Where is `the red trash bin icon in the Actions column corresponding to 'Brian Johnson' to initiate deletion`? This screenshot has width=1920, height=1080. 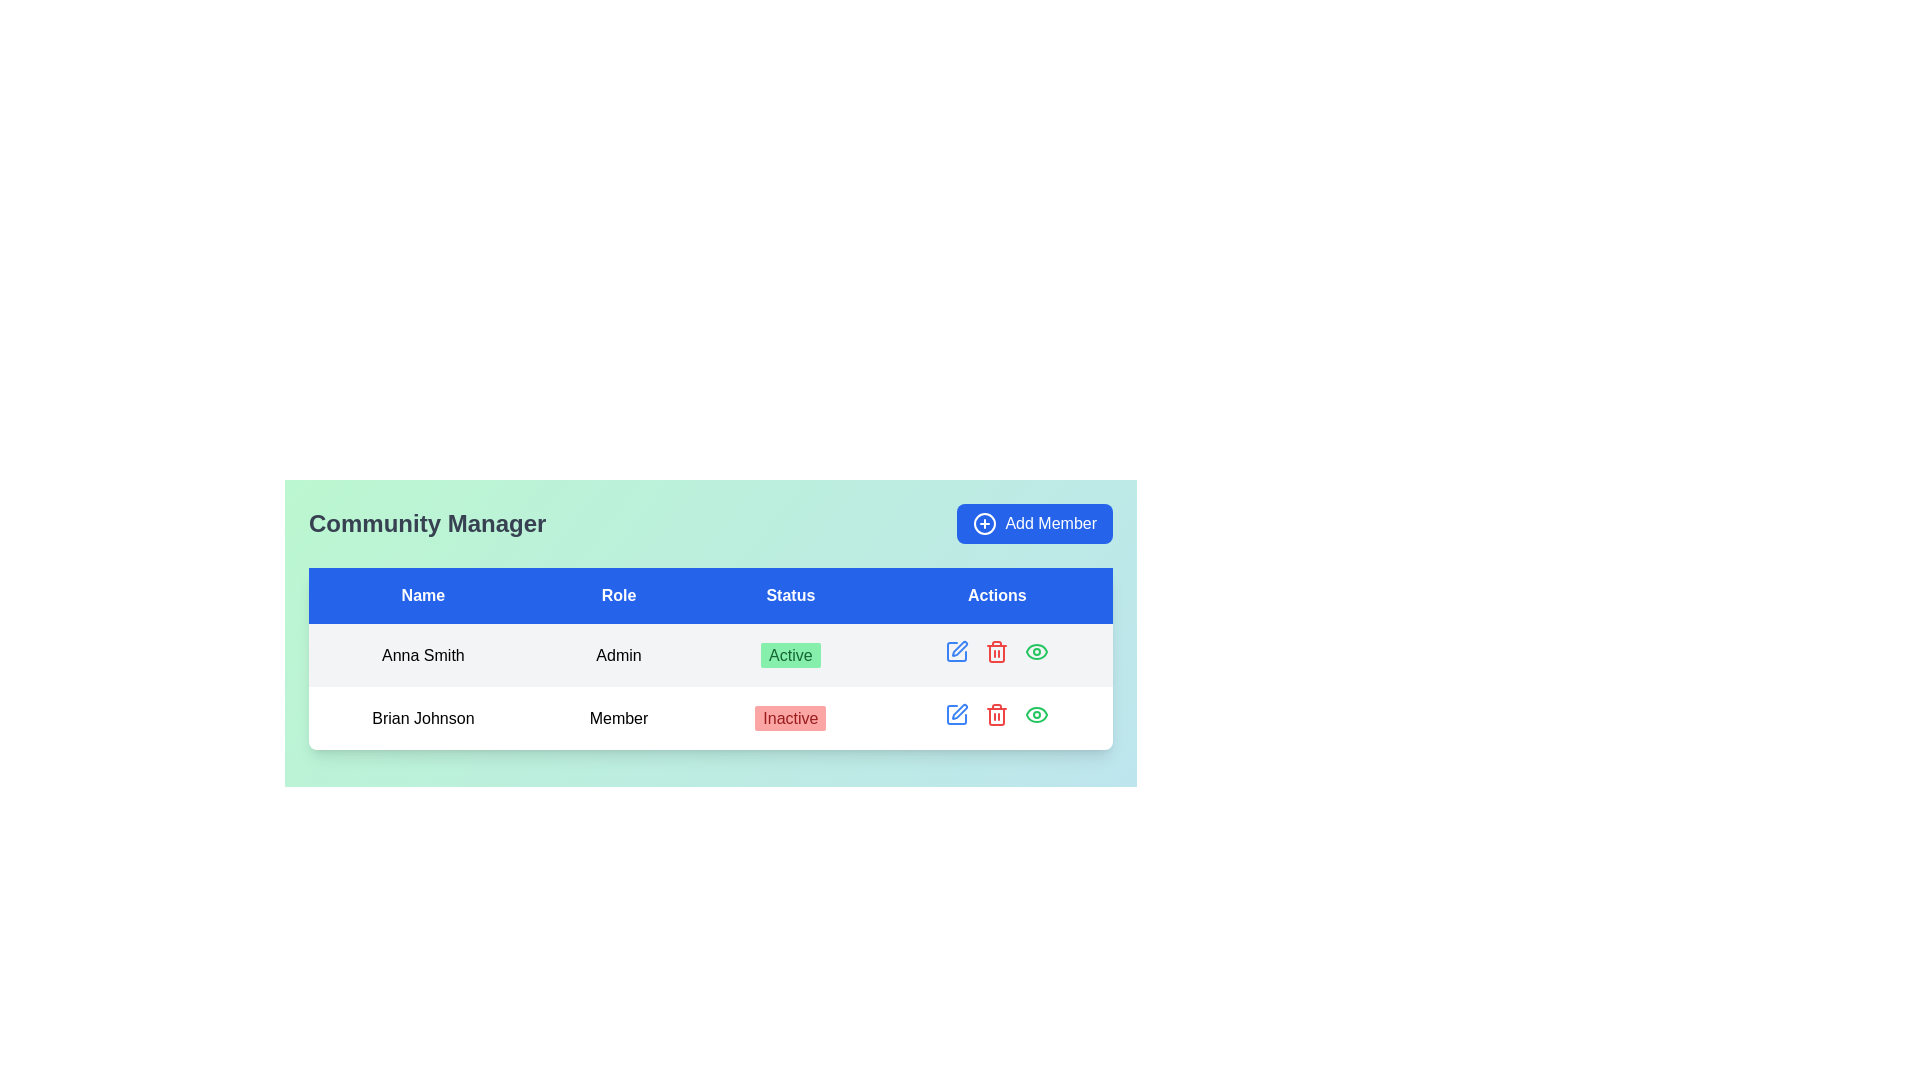 the red trash bin icon in the Actions column corresponding to 'Brian Johnson' to initiate deletion is located at coordinates (997, 713).